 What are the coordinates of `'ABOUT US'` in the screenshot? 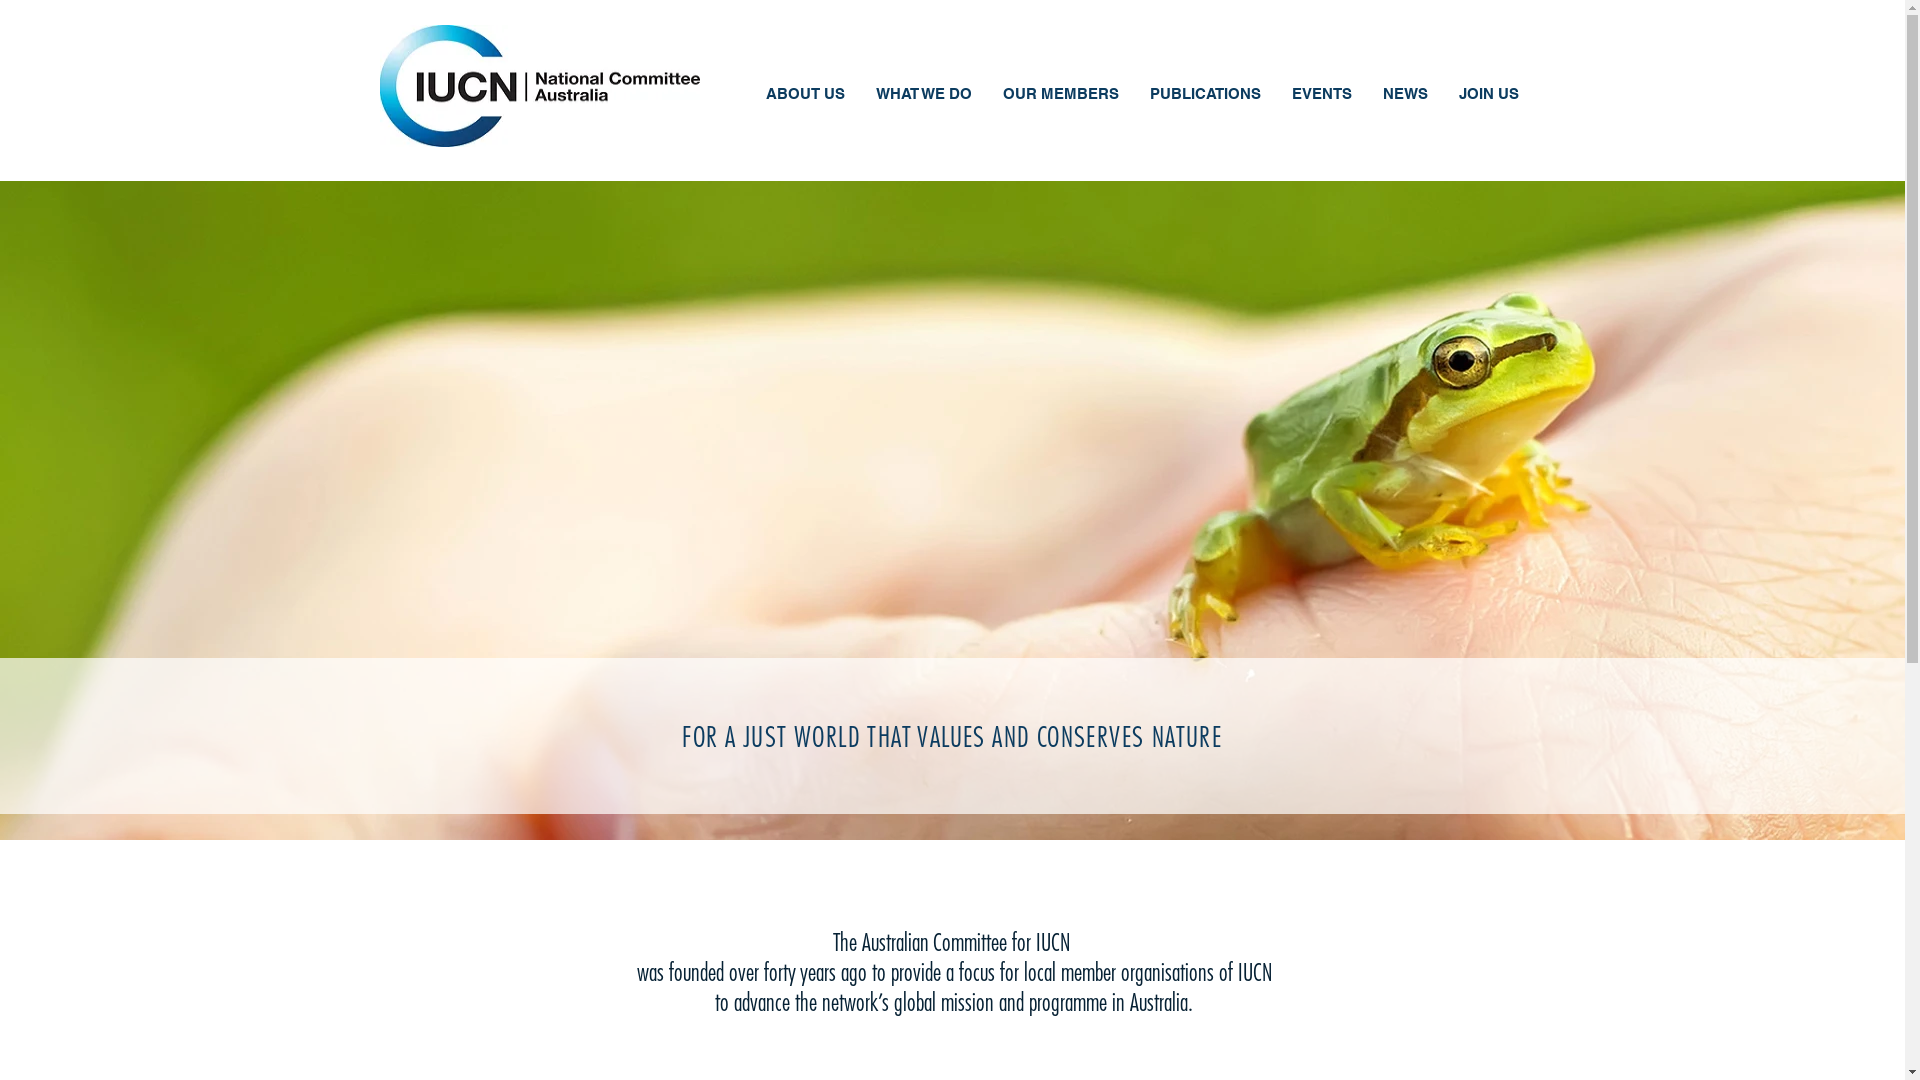 It's located at (804, 95).